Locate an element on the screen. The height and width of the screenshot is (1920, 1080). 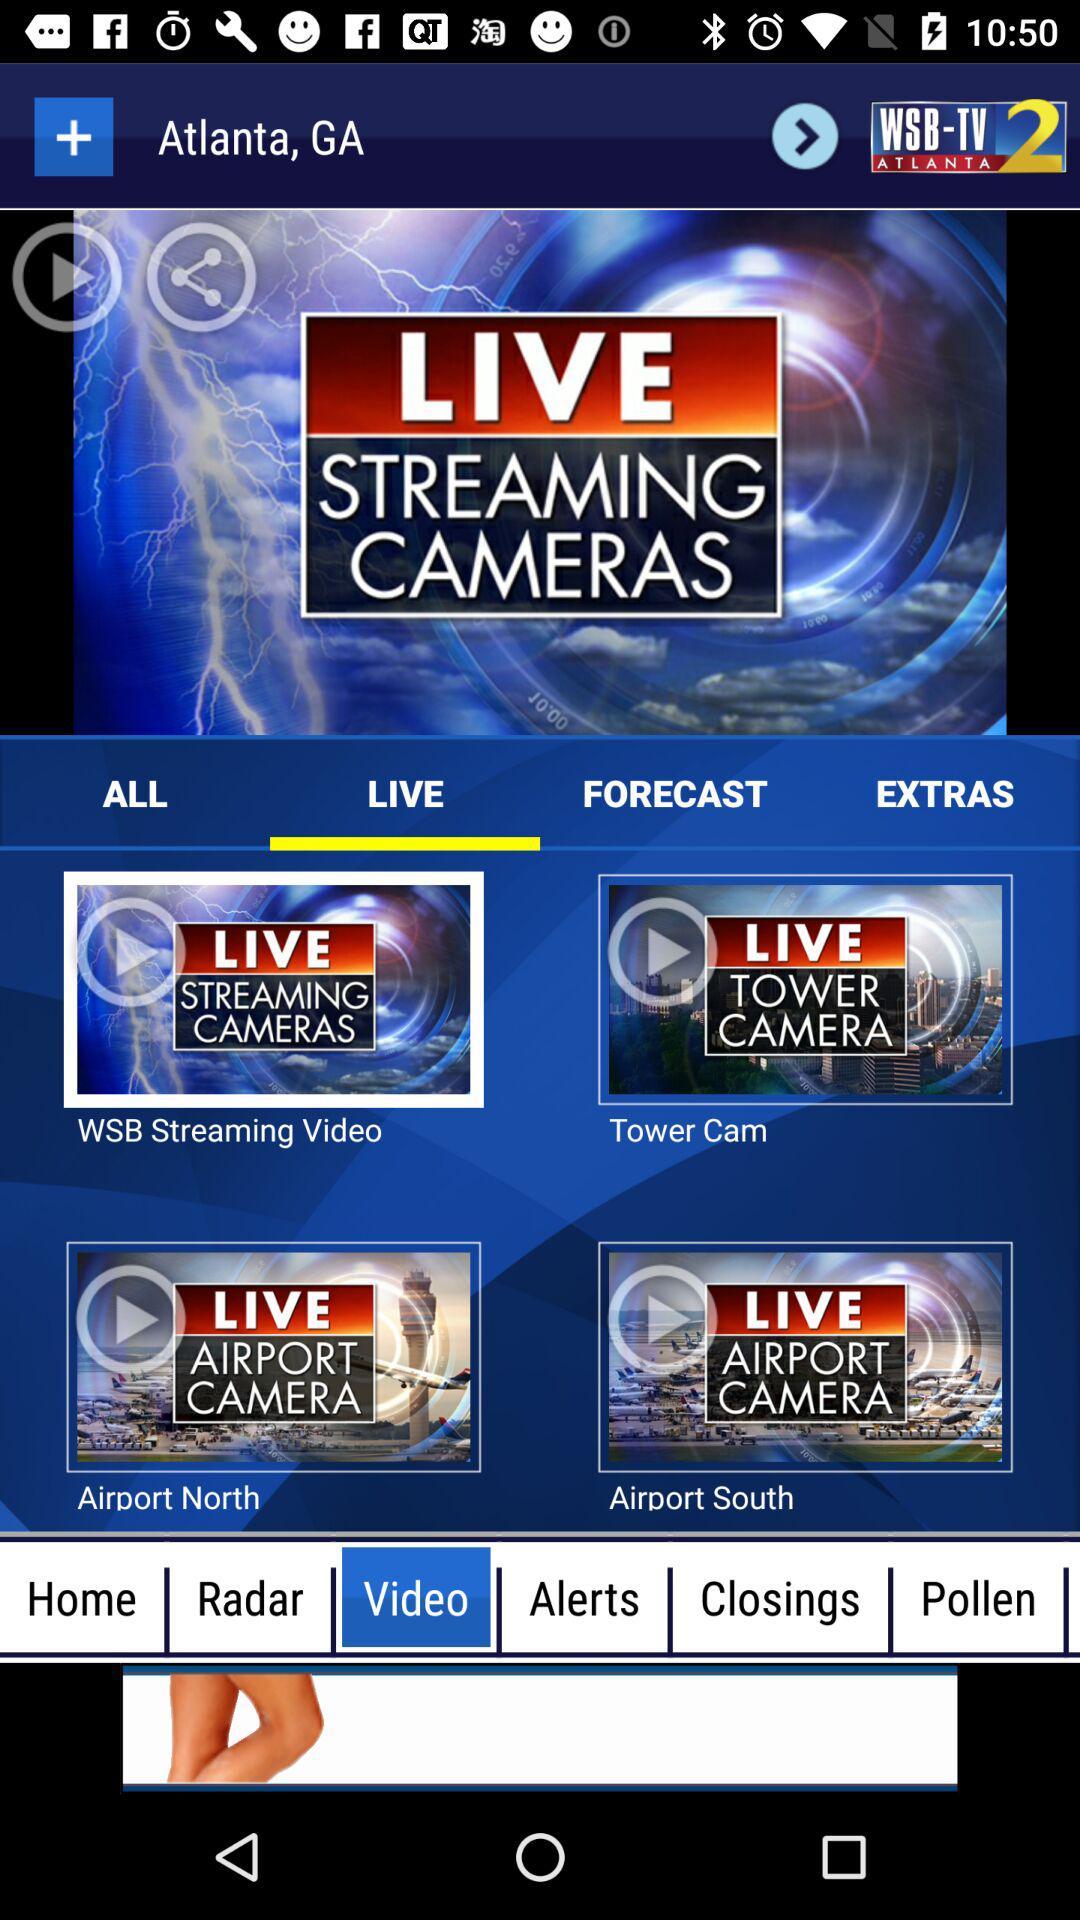
the arrow_forward icon is located at coordinates (804, 135).